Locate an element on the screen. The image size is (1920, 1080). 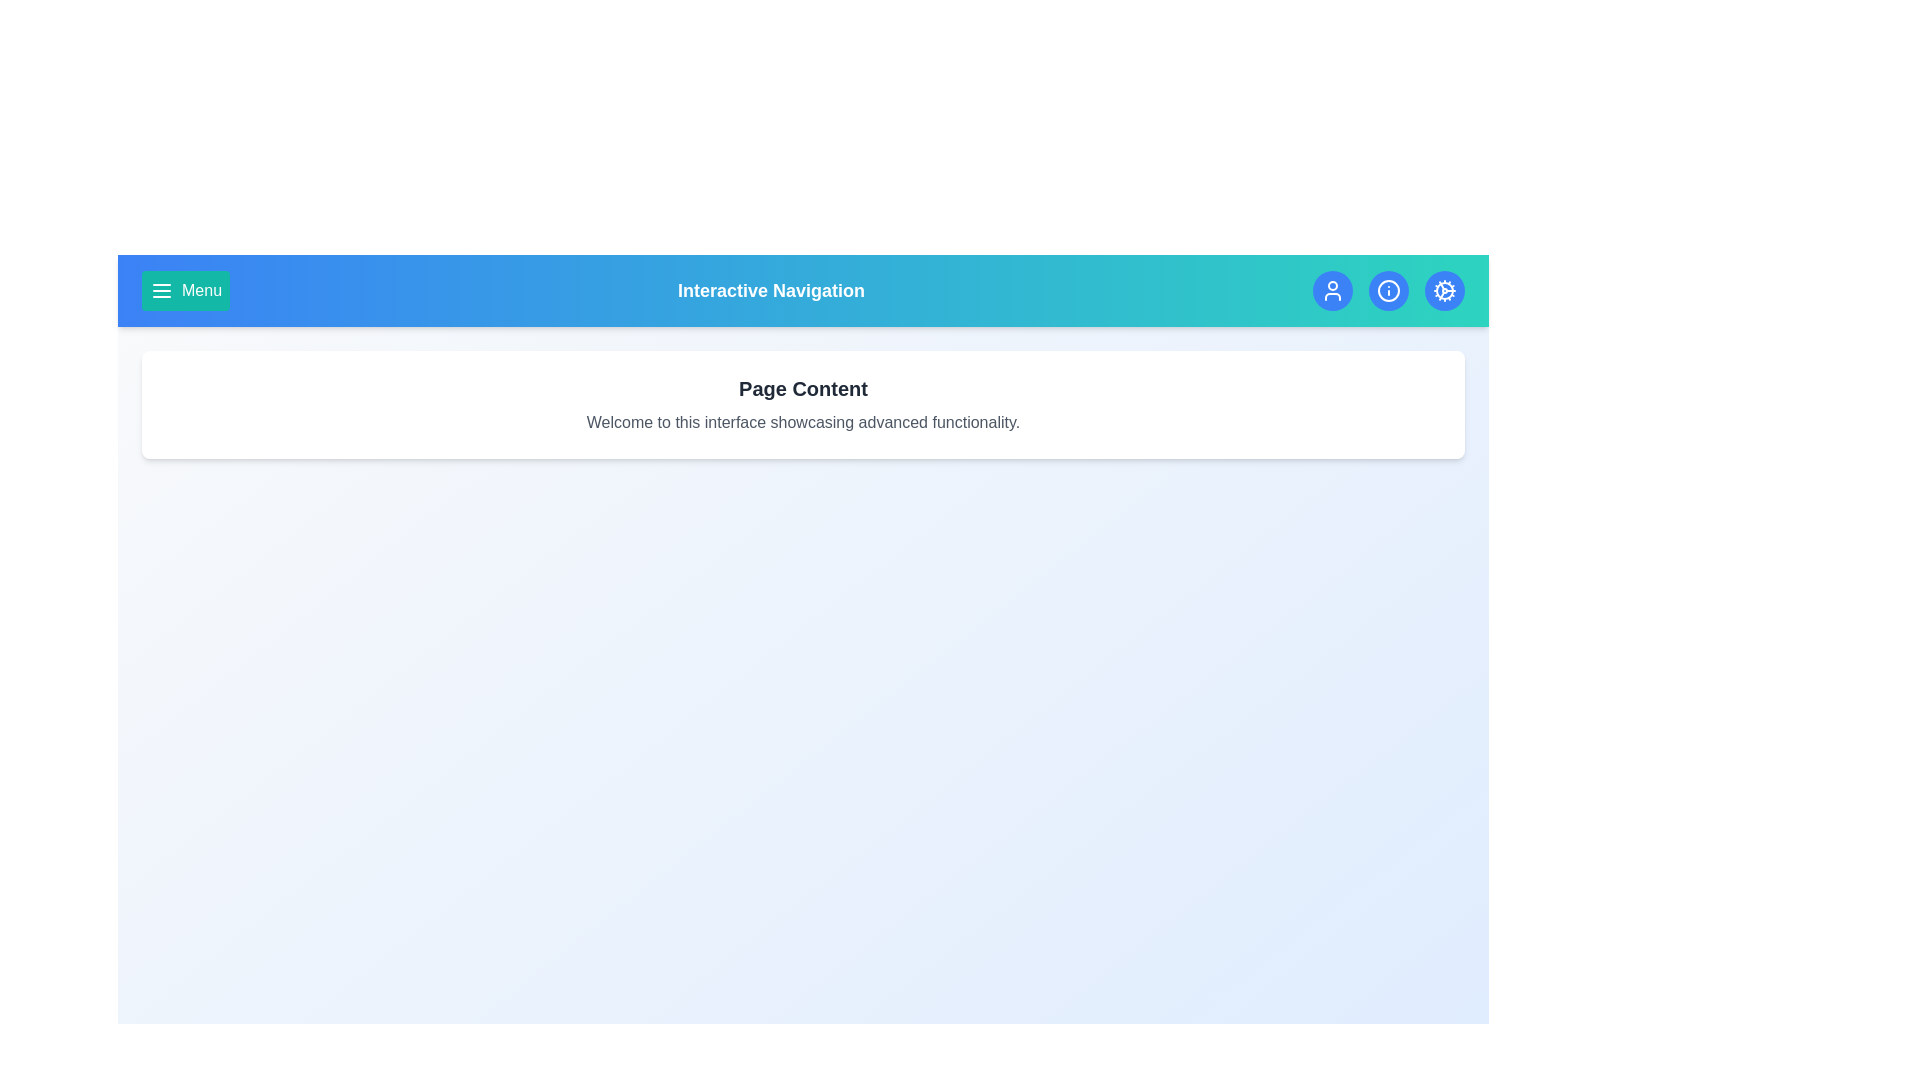
the user icon button to access user profile settings is located at coordinates (1333, 290).